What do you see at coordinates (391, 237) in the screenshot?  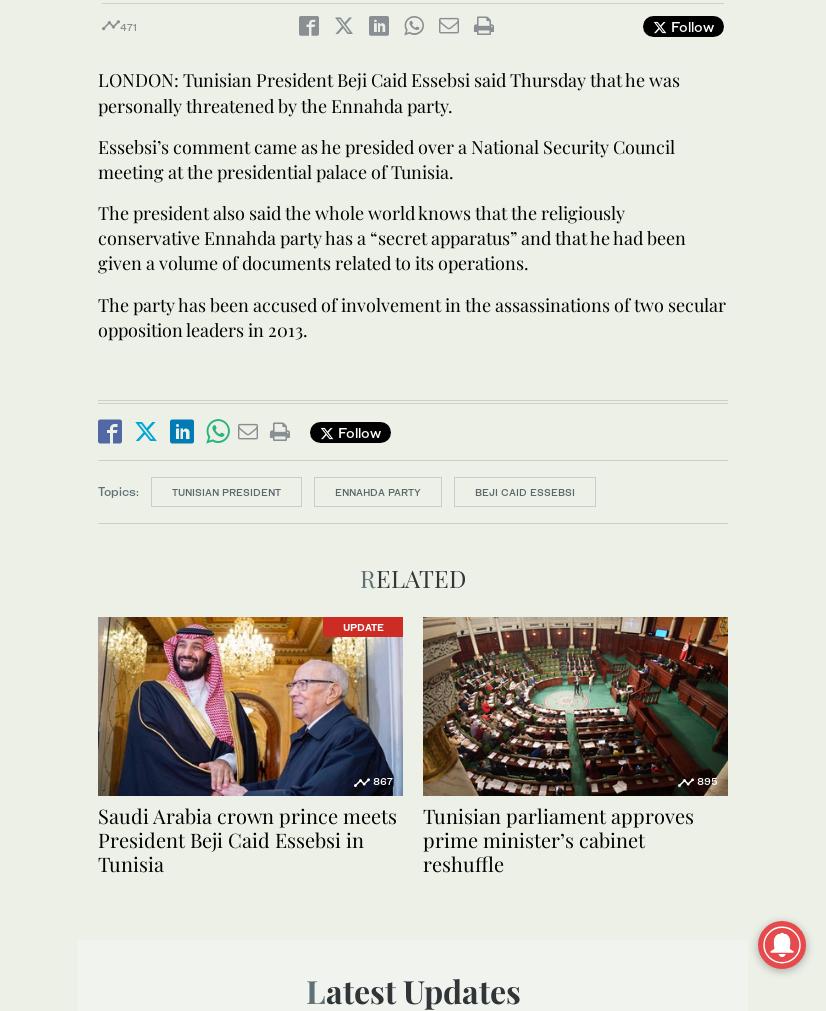 I see `'The president also said the whole world knows that the religiously conservative Ennahda party has a “secret apparatus” and that he had been given a volume of documents related to its operations.'` at bounding box center [391, 237].